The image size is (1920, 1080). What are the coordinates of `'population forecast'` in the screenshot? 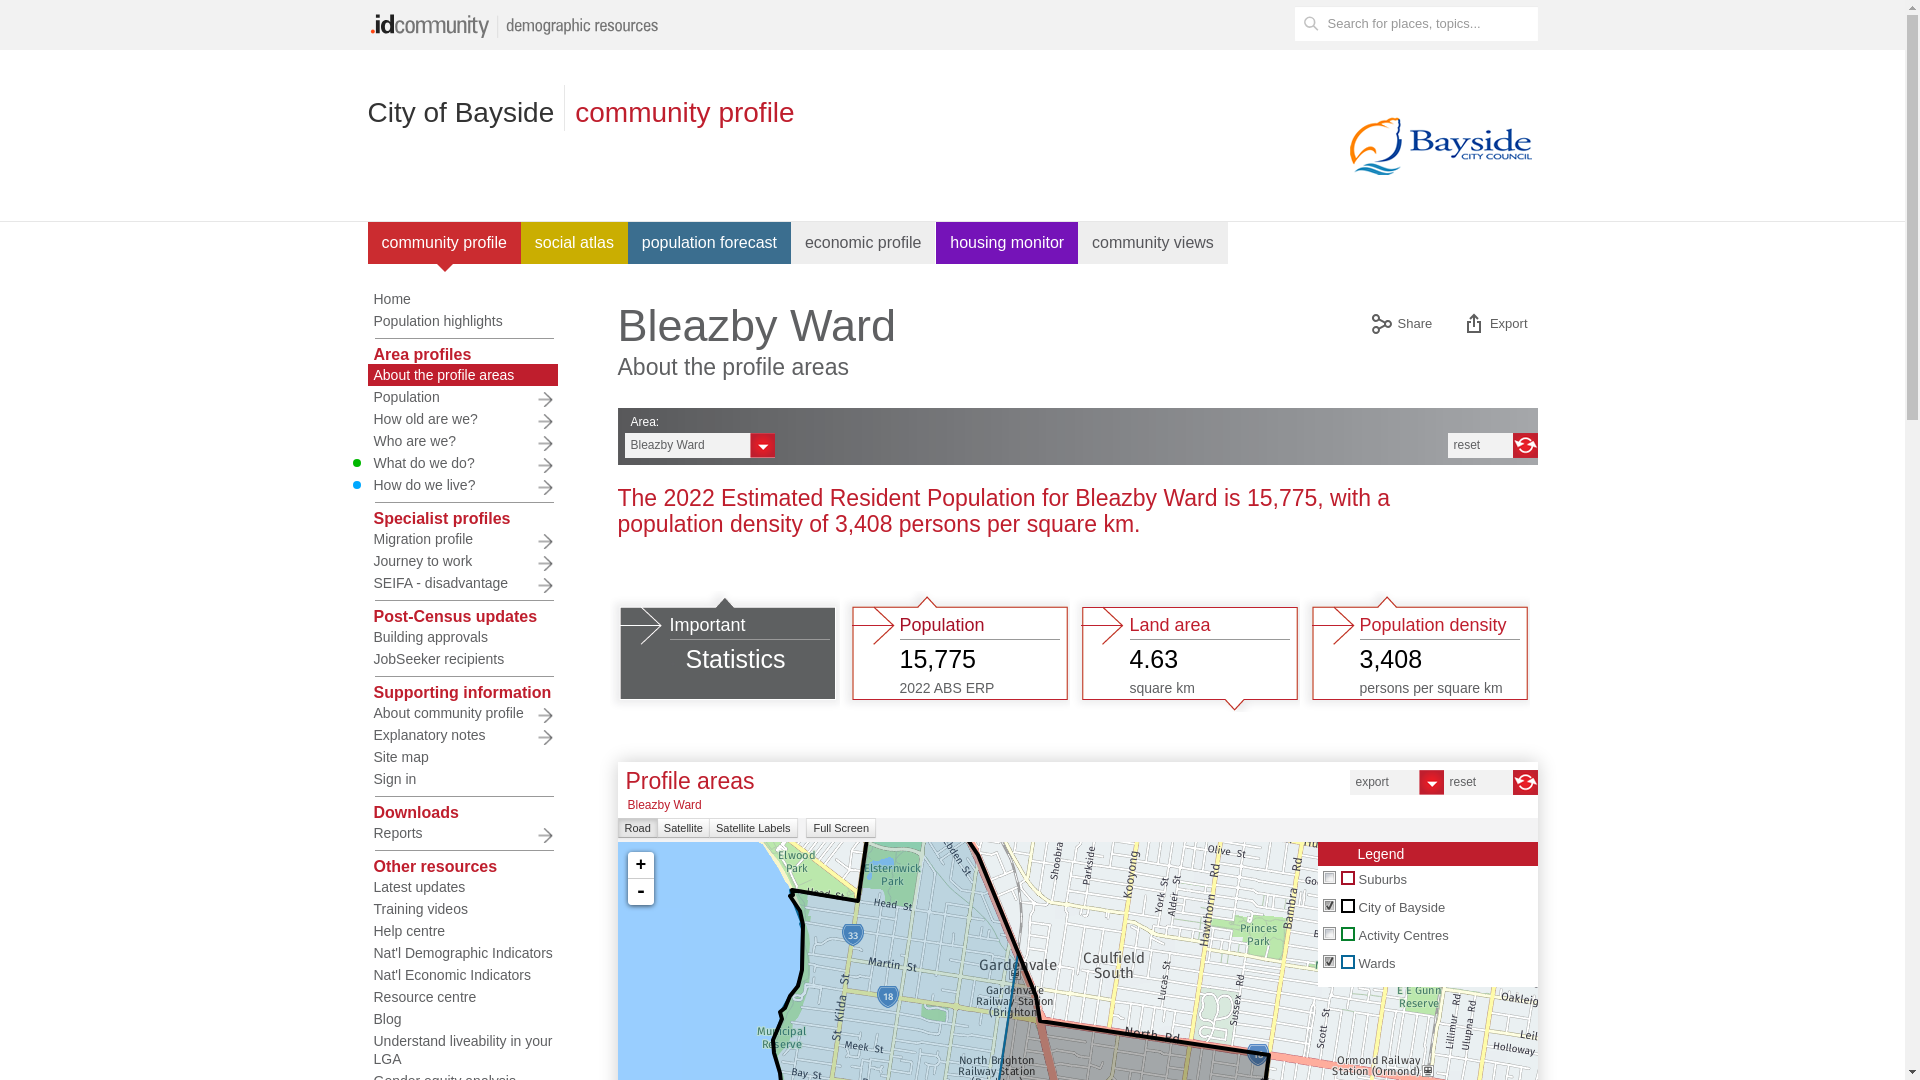 It's located at (709, 242).